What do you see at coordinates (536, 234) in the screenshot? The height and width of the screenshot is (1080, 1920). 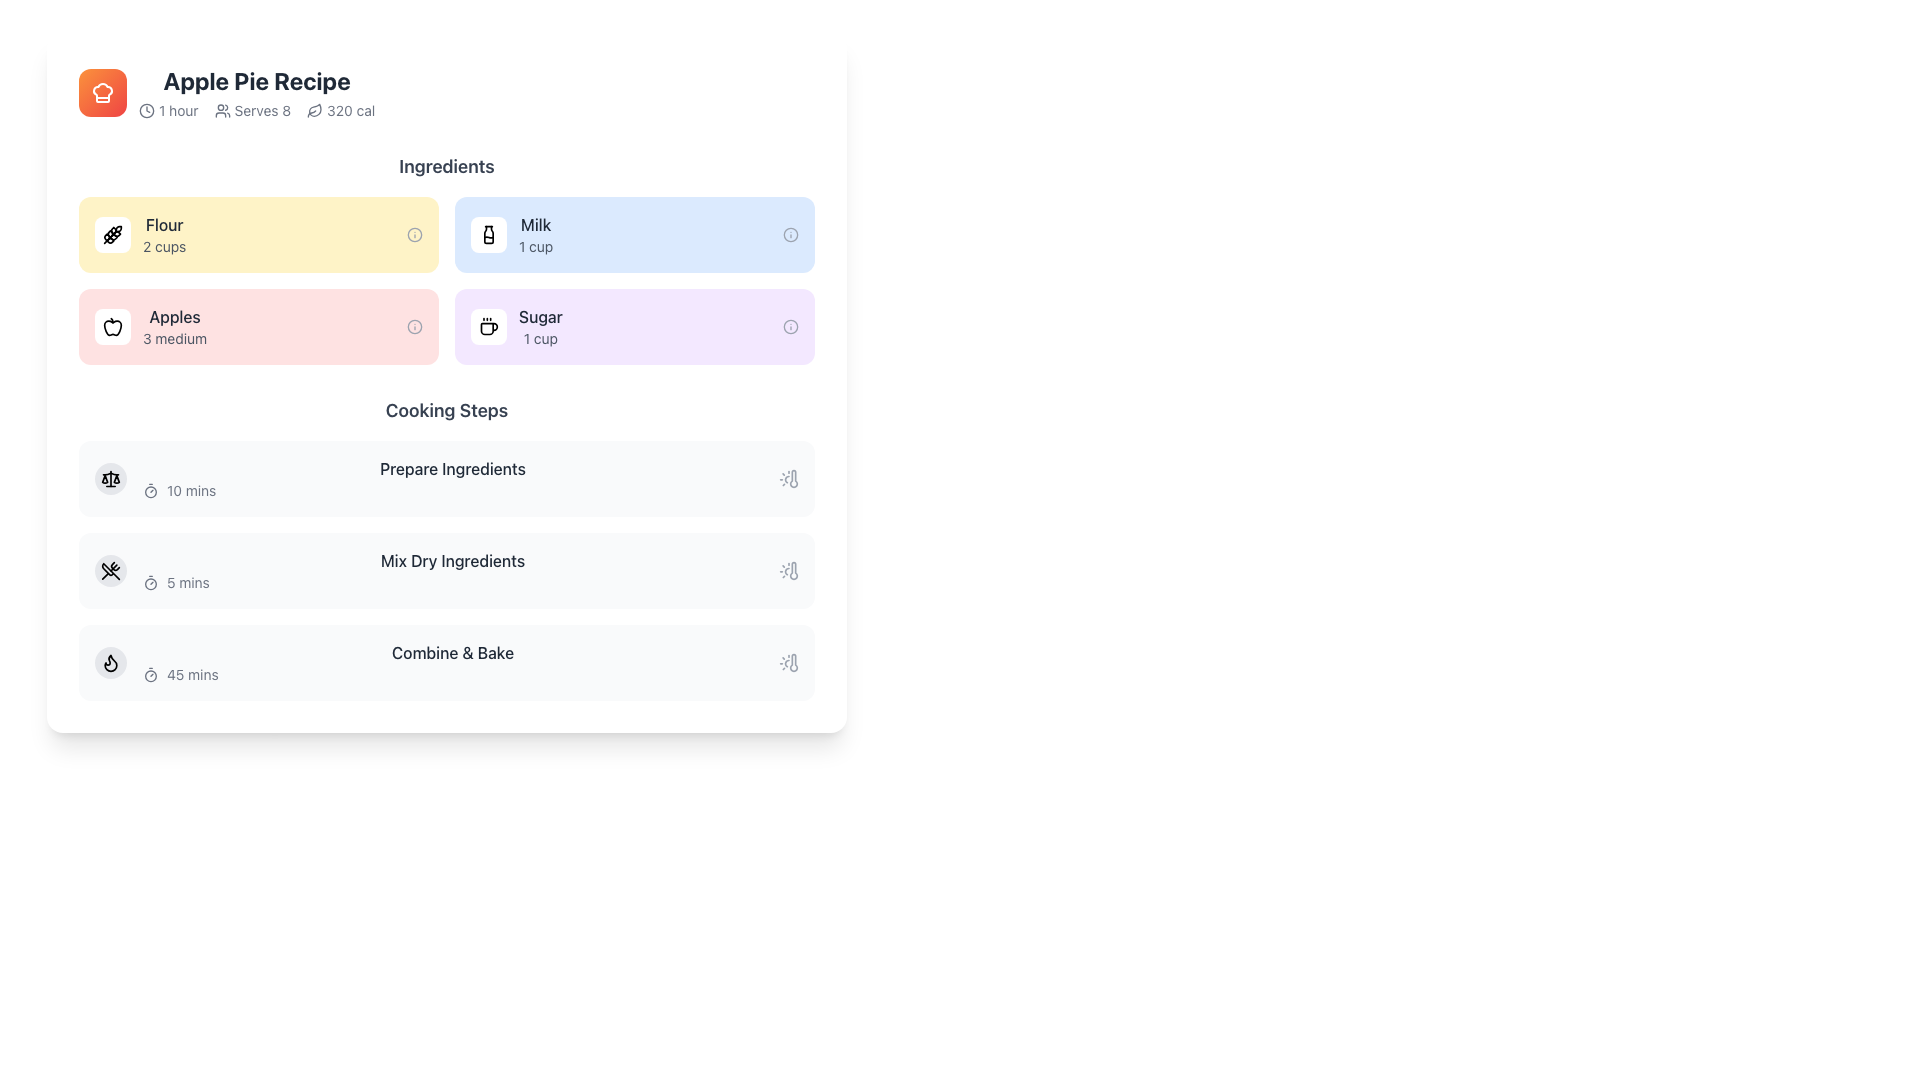 I see `the text block displaying 'Milk' and '1 cup', which is the second item in the 'Ingredients' section of the recipe interface, positioned below the header 'Ingredients' and to the right of 'Flour'` at bounding box center [536, 234].